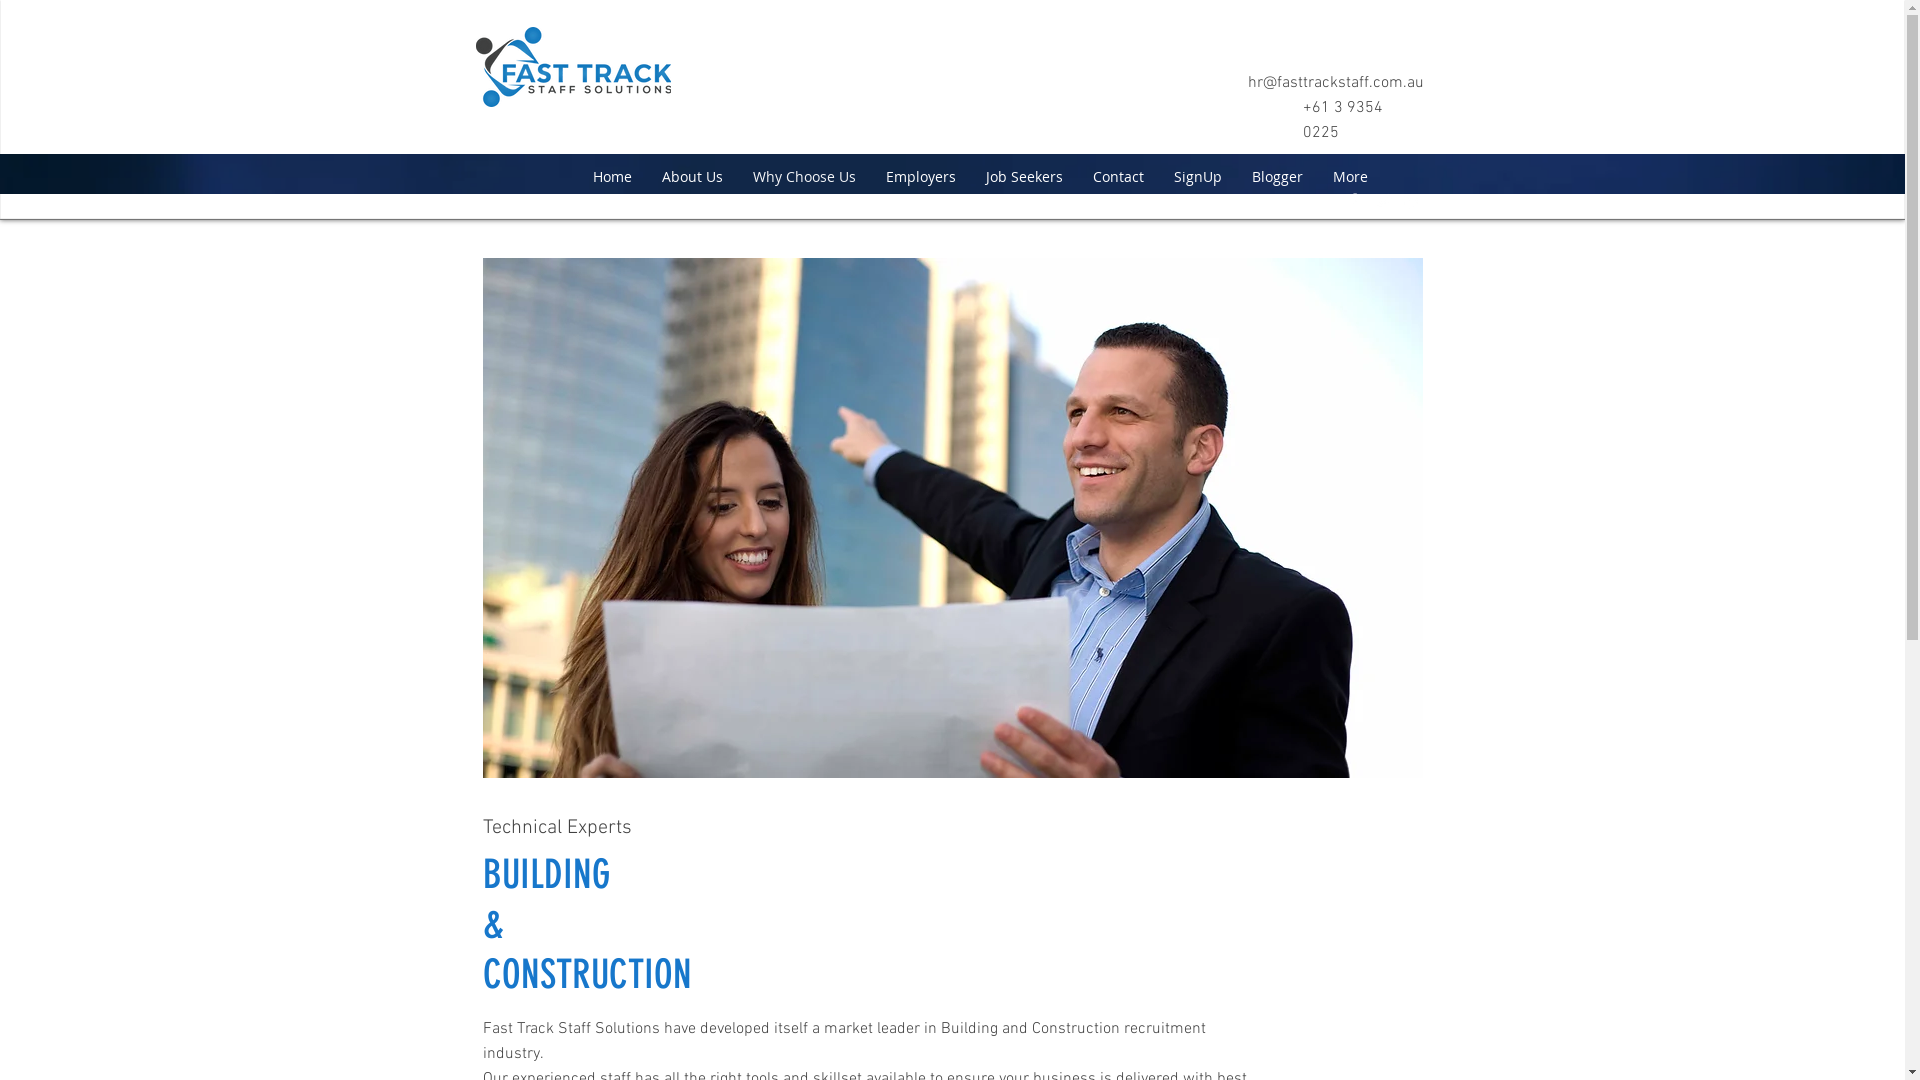 This screenshot has height=1080, width=1920. I want to click on 'Why Choose Us', so click(737, 175).